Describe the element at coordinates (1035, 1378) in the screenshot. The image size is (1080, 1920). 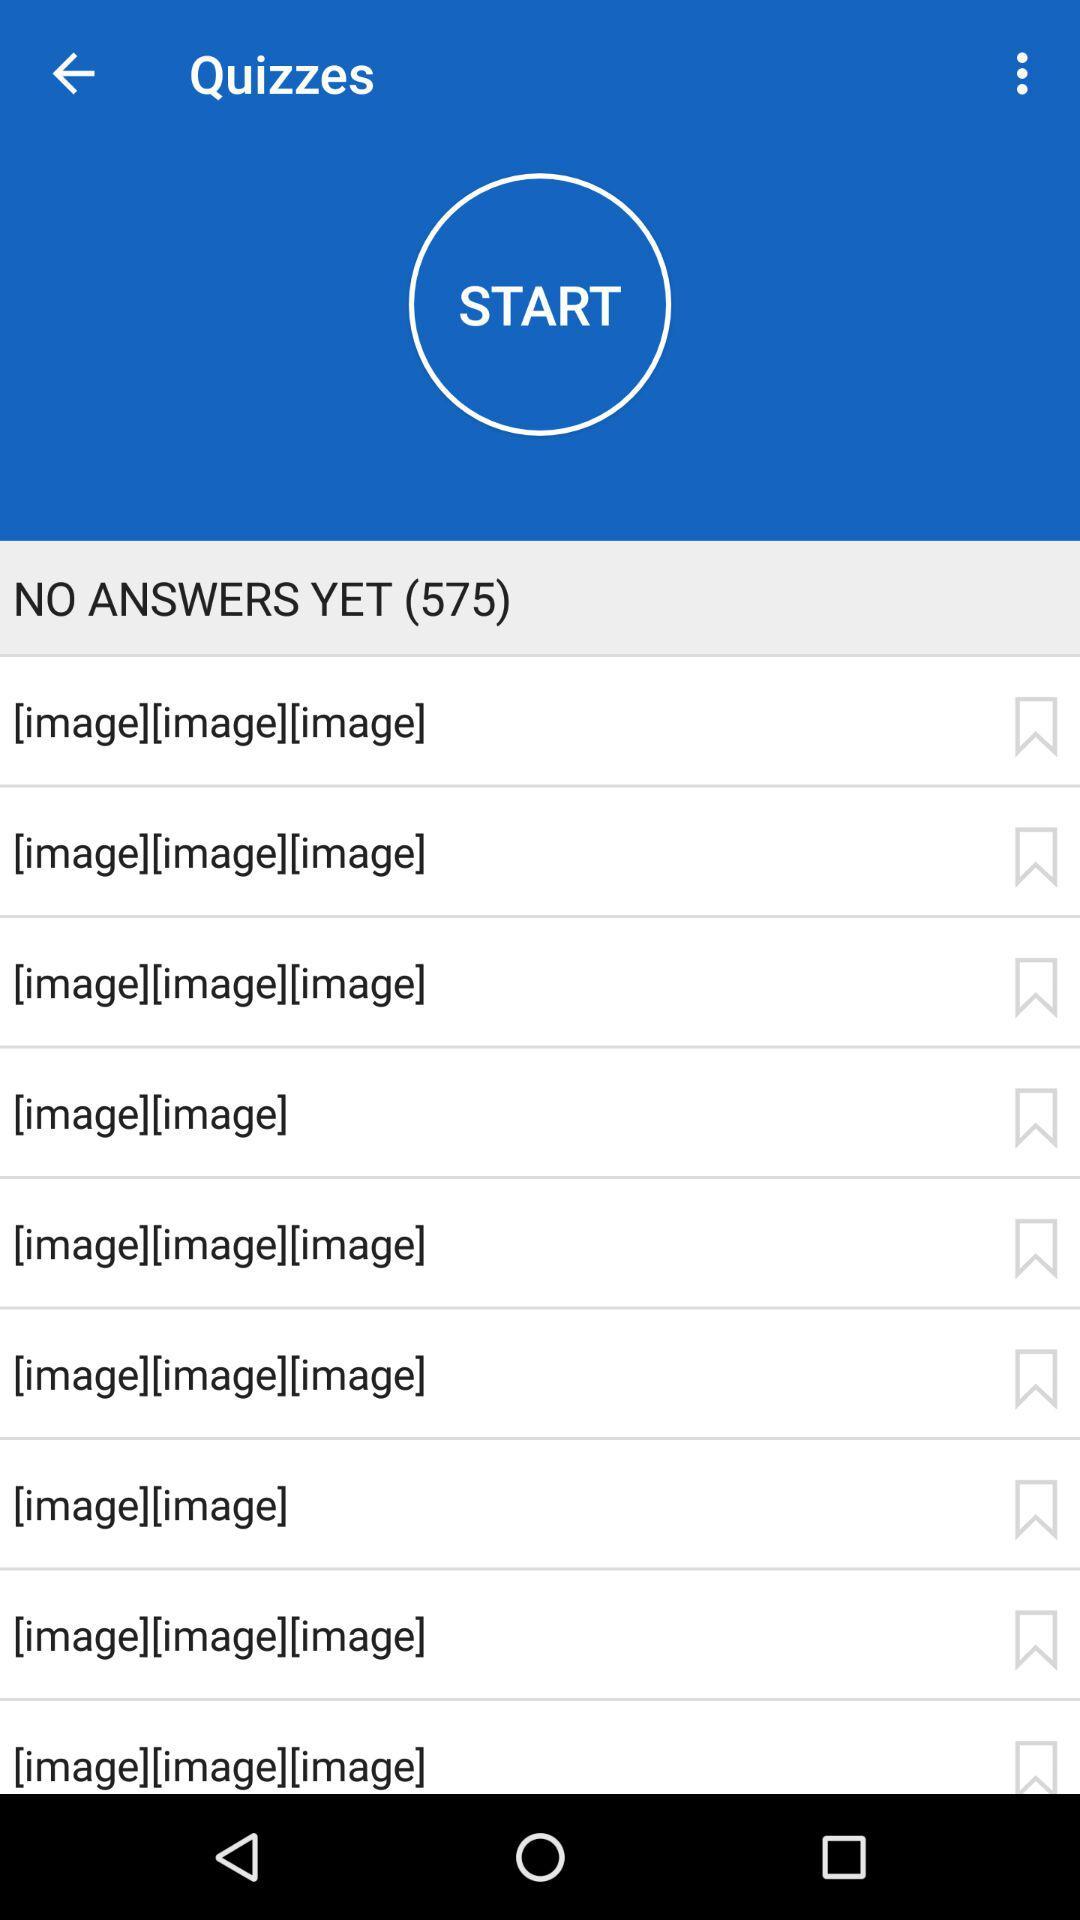
I see `like` at that location.